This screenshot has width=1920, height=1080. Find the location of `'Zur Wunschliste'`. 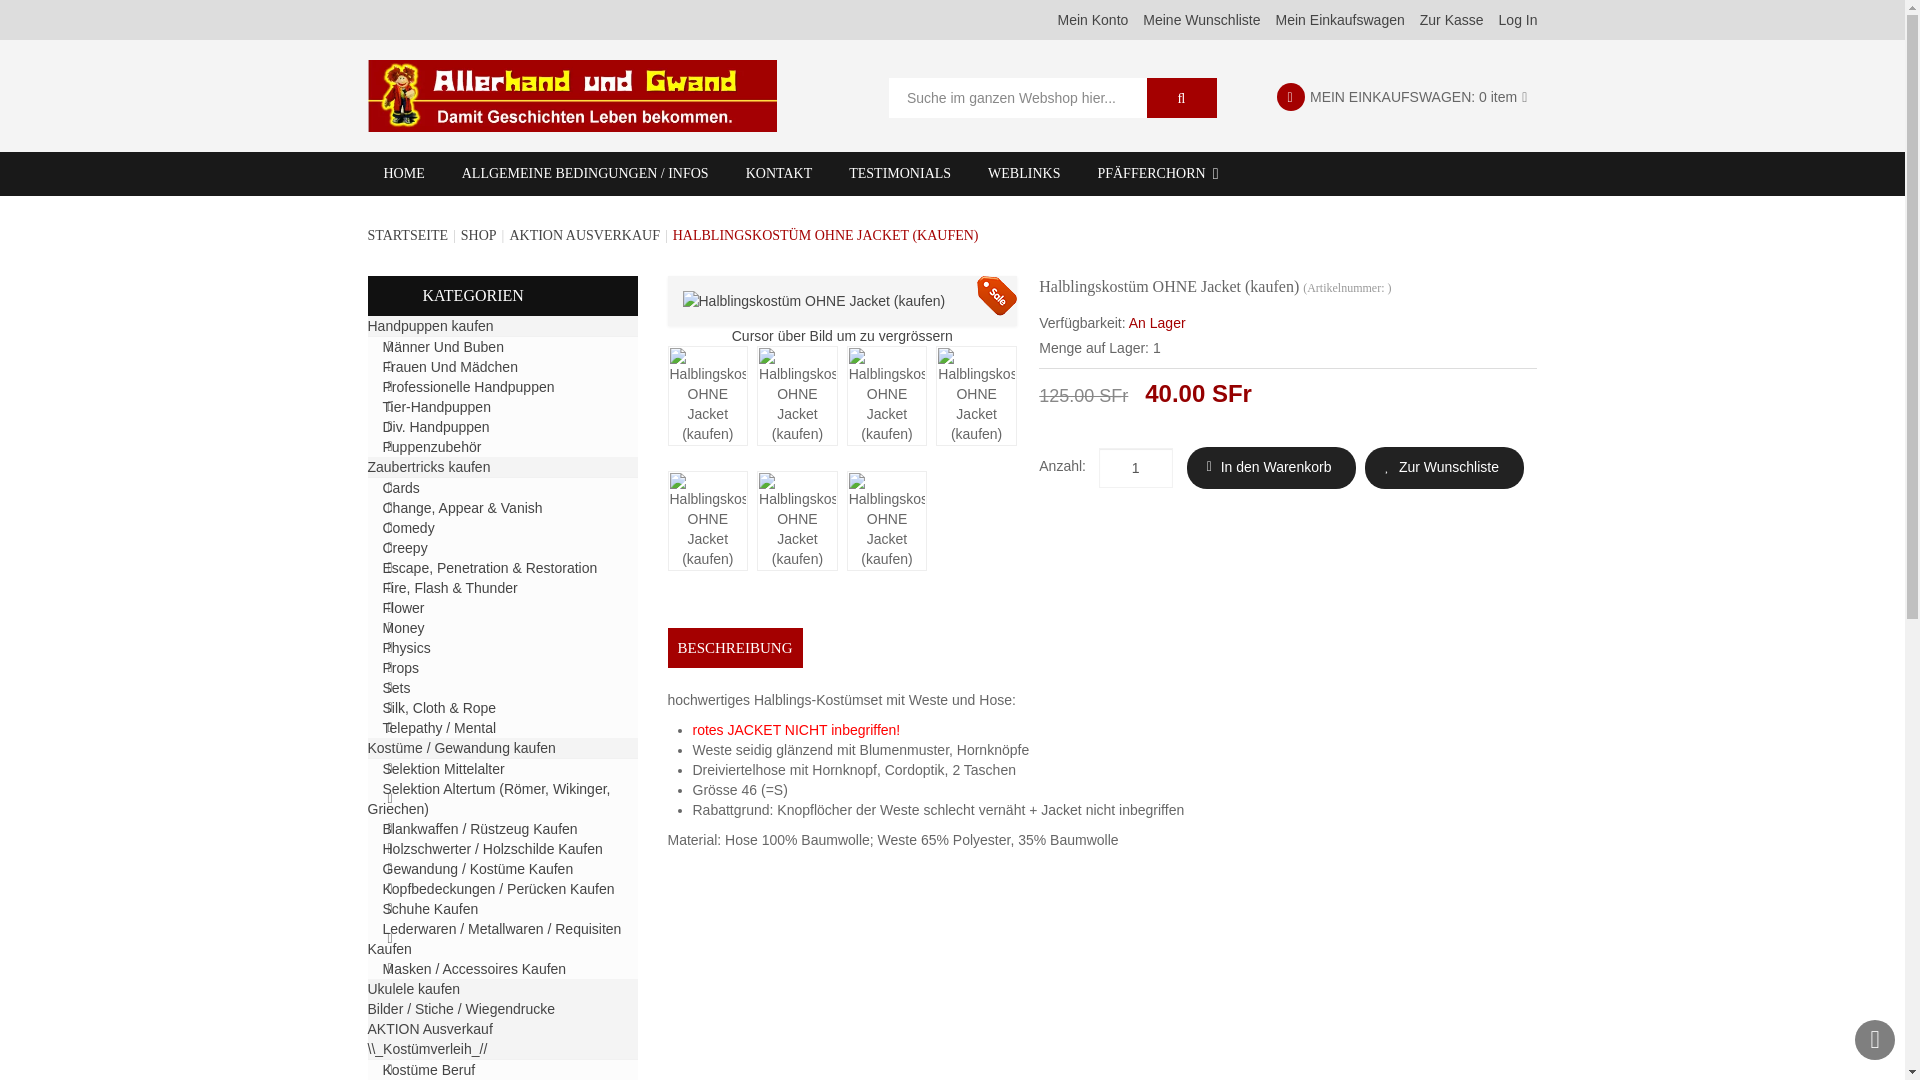

'Zur Wunschliste' is located at coordinates (1449, 467).